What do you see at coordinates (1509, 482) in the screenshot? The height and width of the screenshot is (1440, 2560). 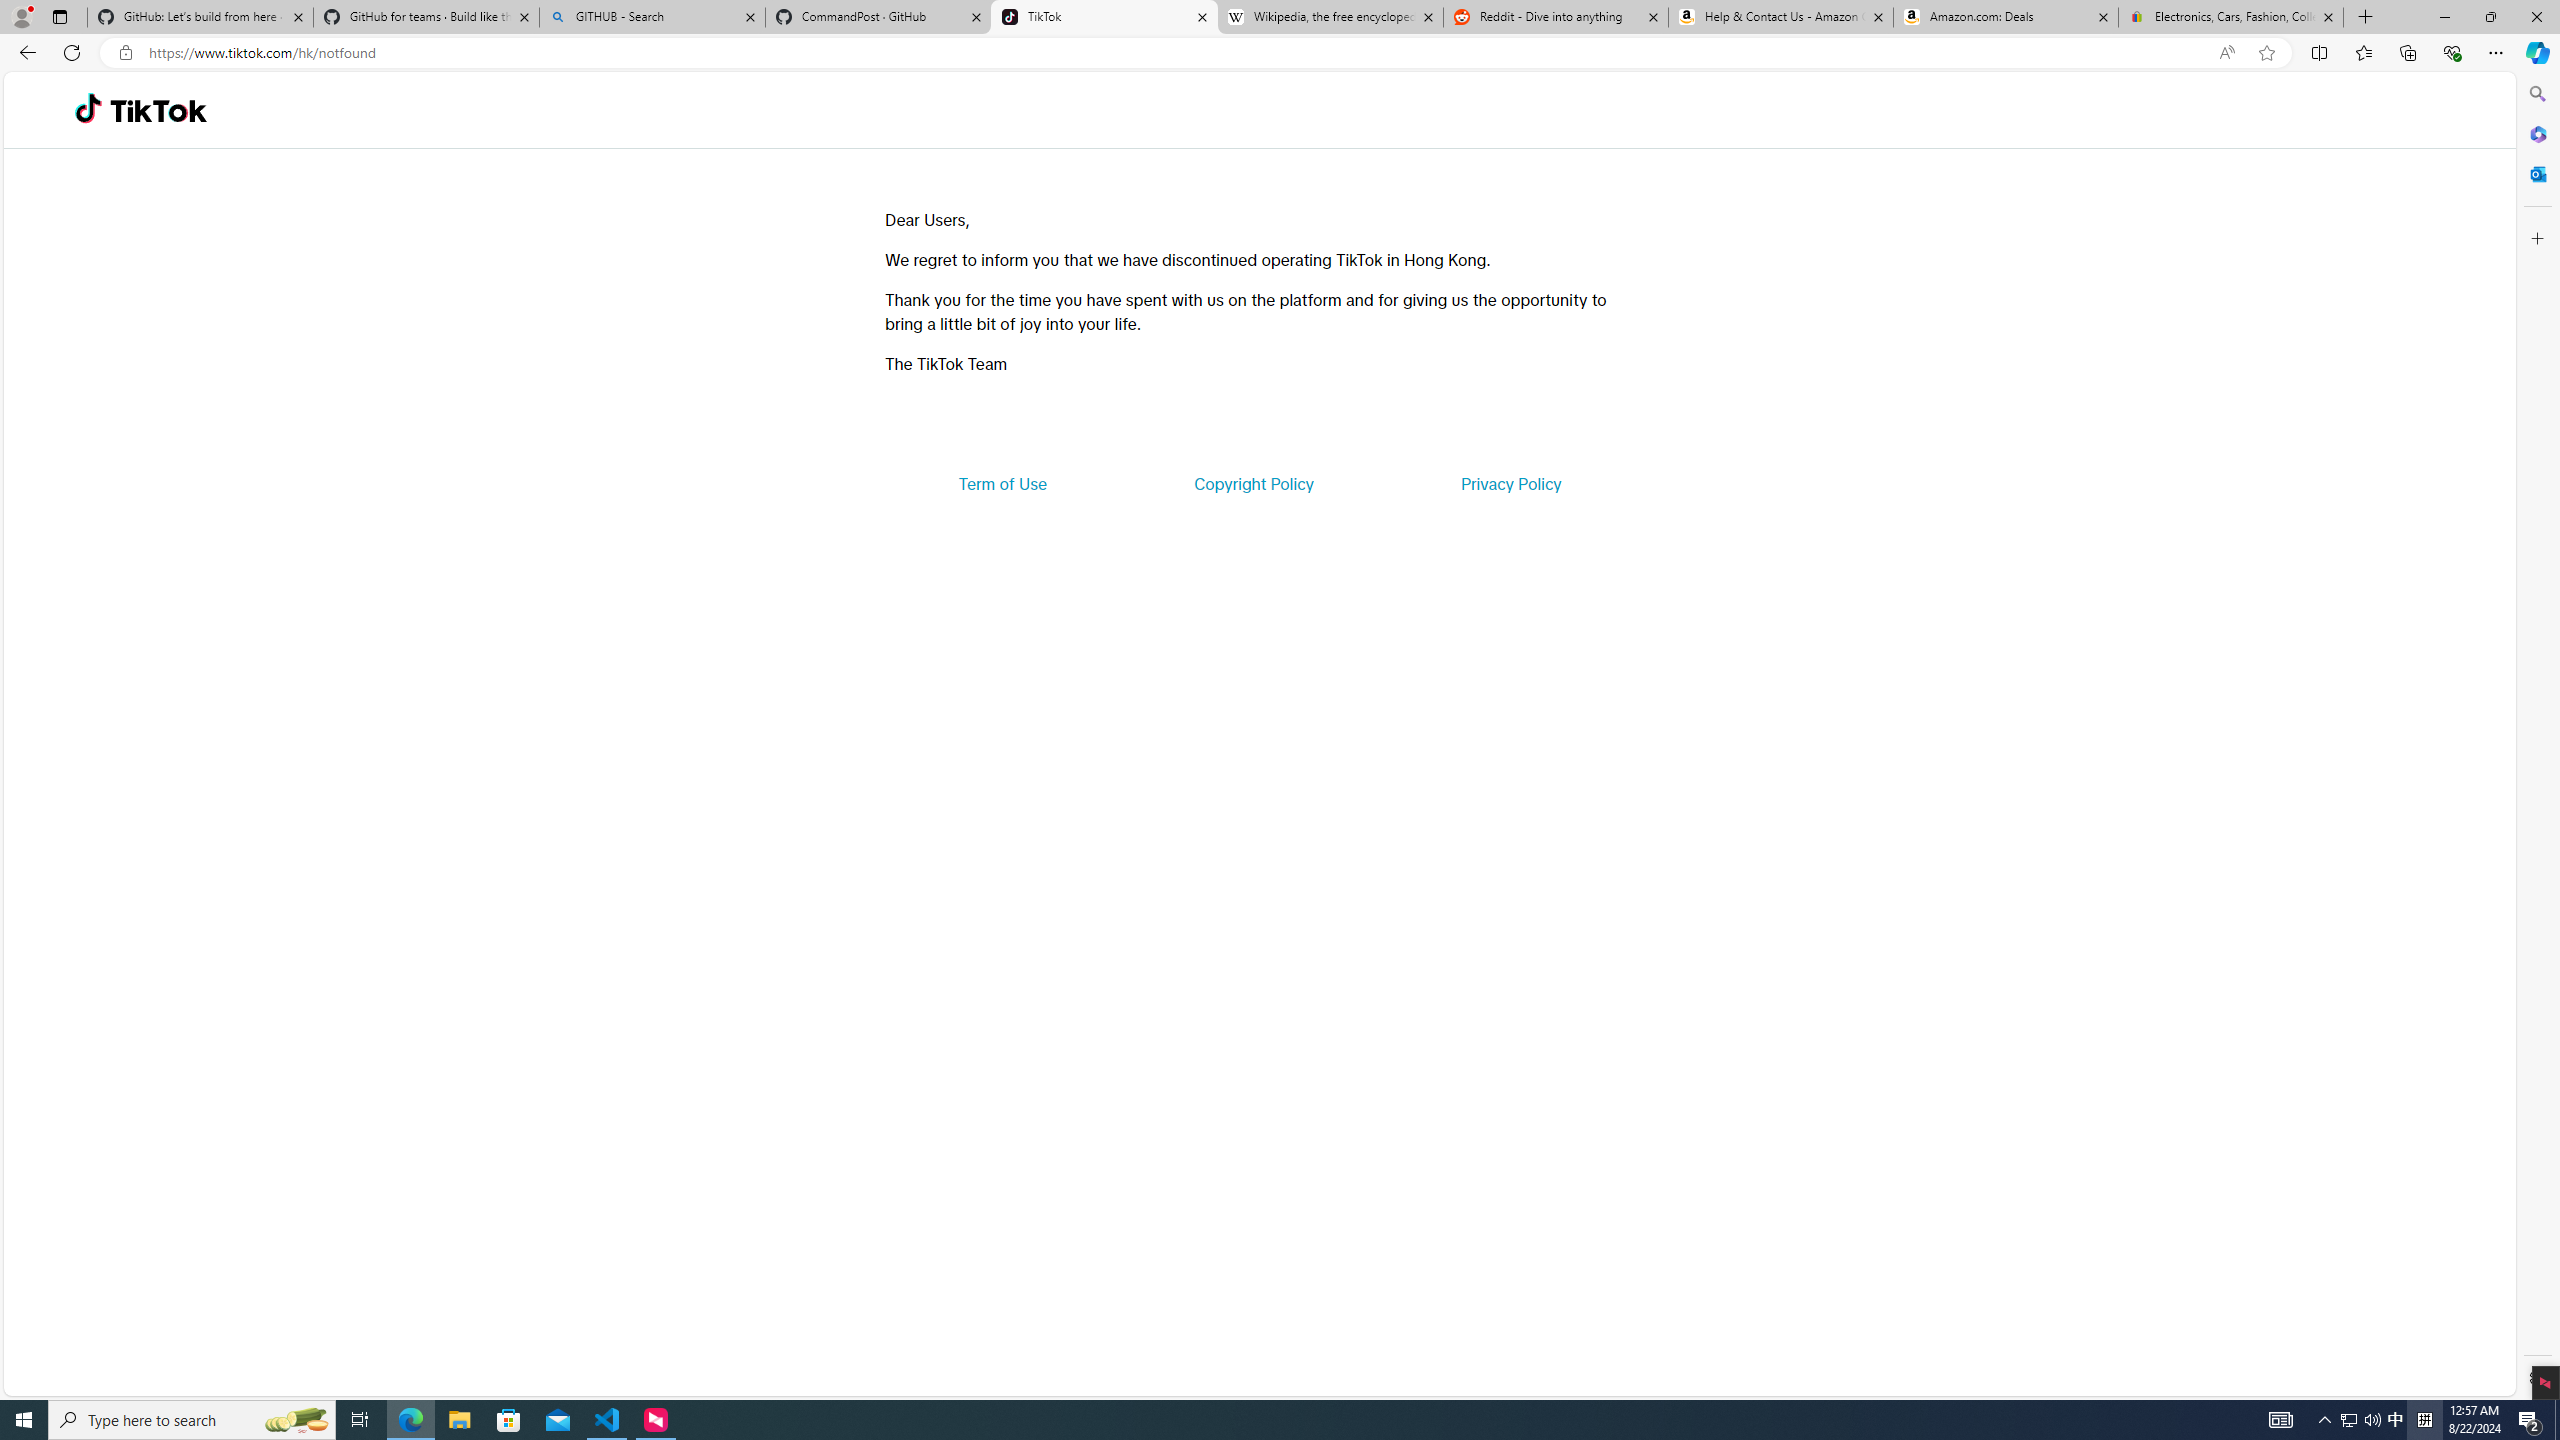 I see `'Privacy Policy'` at bounding box center [1509, 482].